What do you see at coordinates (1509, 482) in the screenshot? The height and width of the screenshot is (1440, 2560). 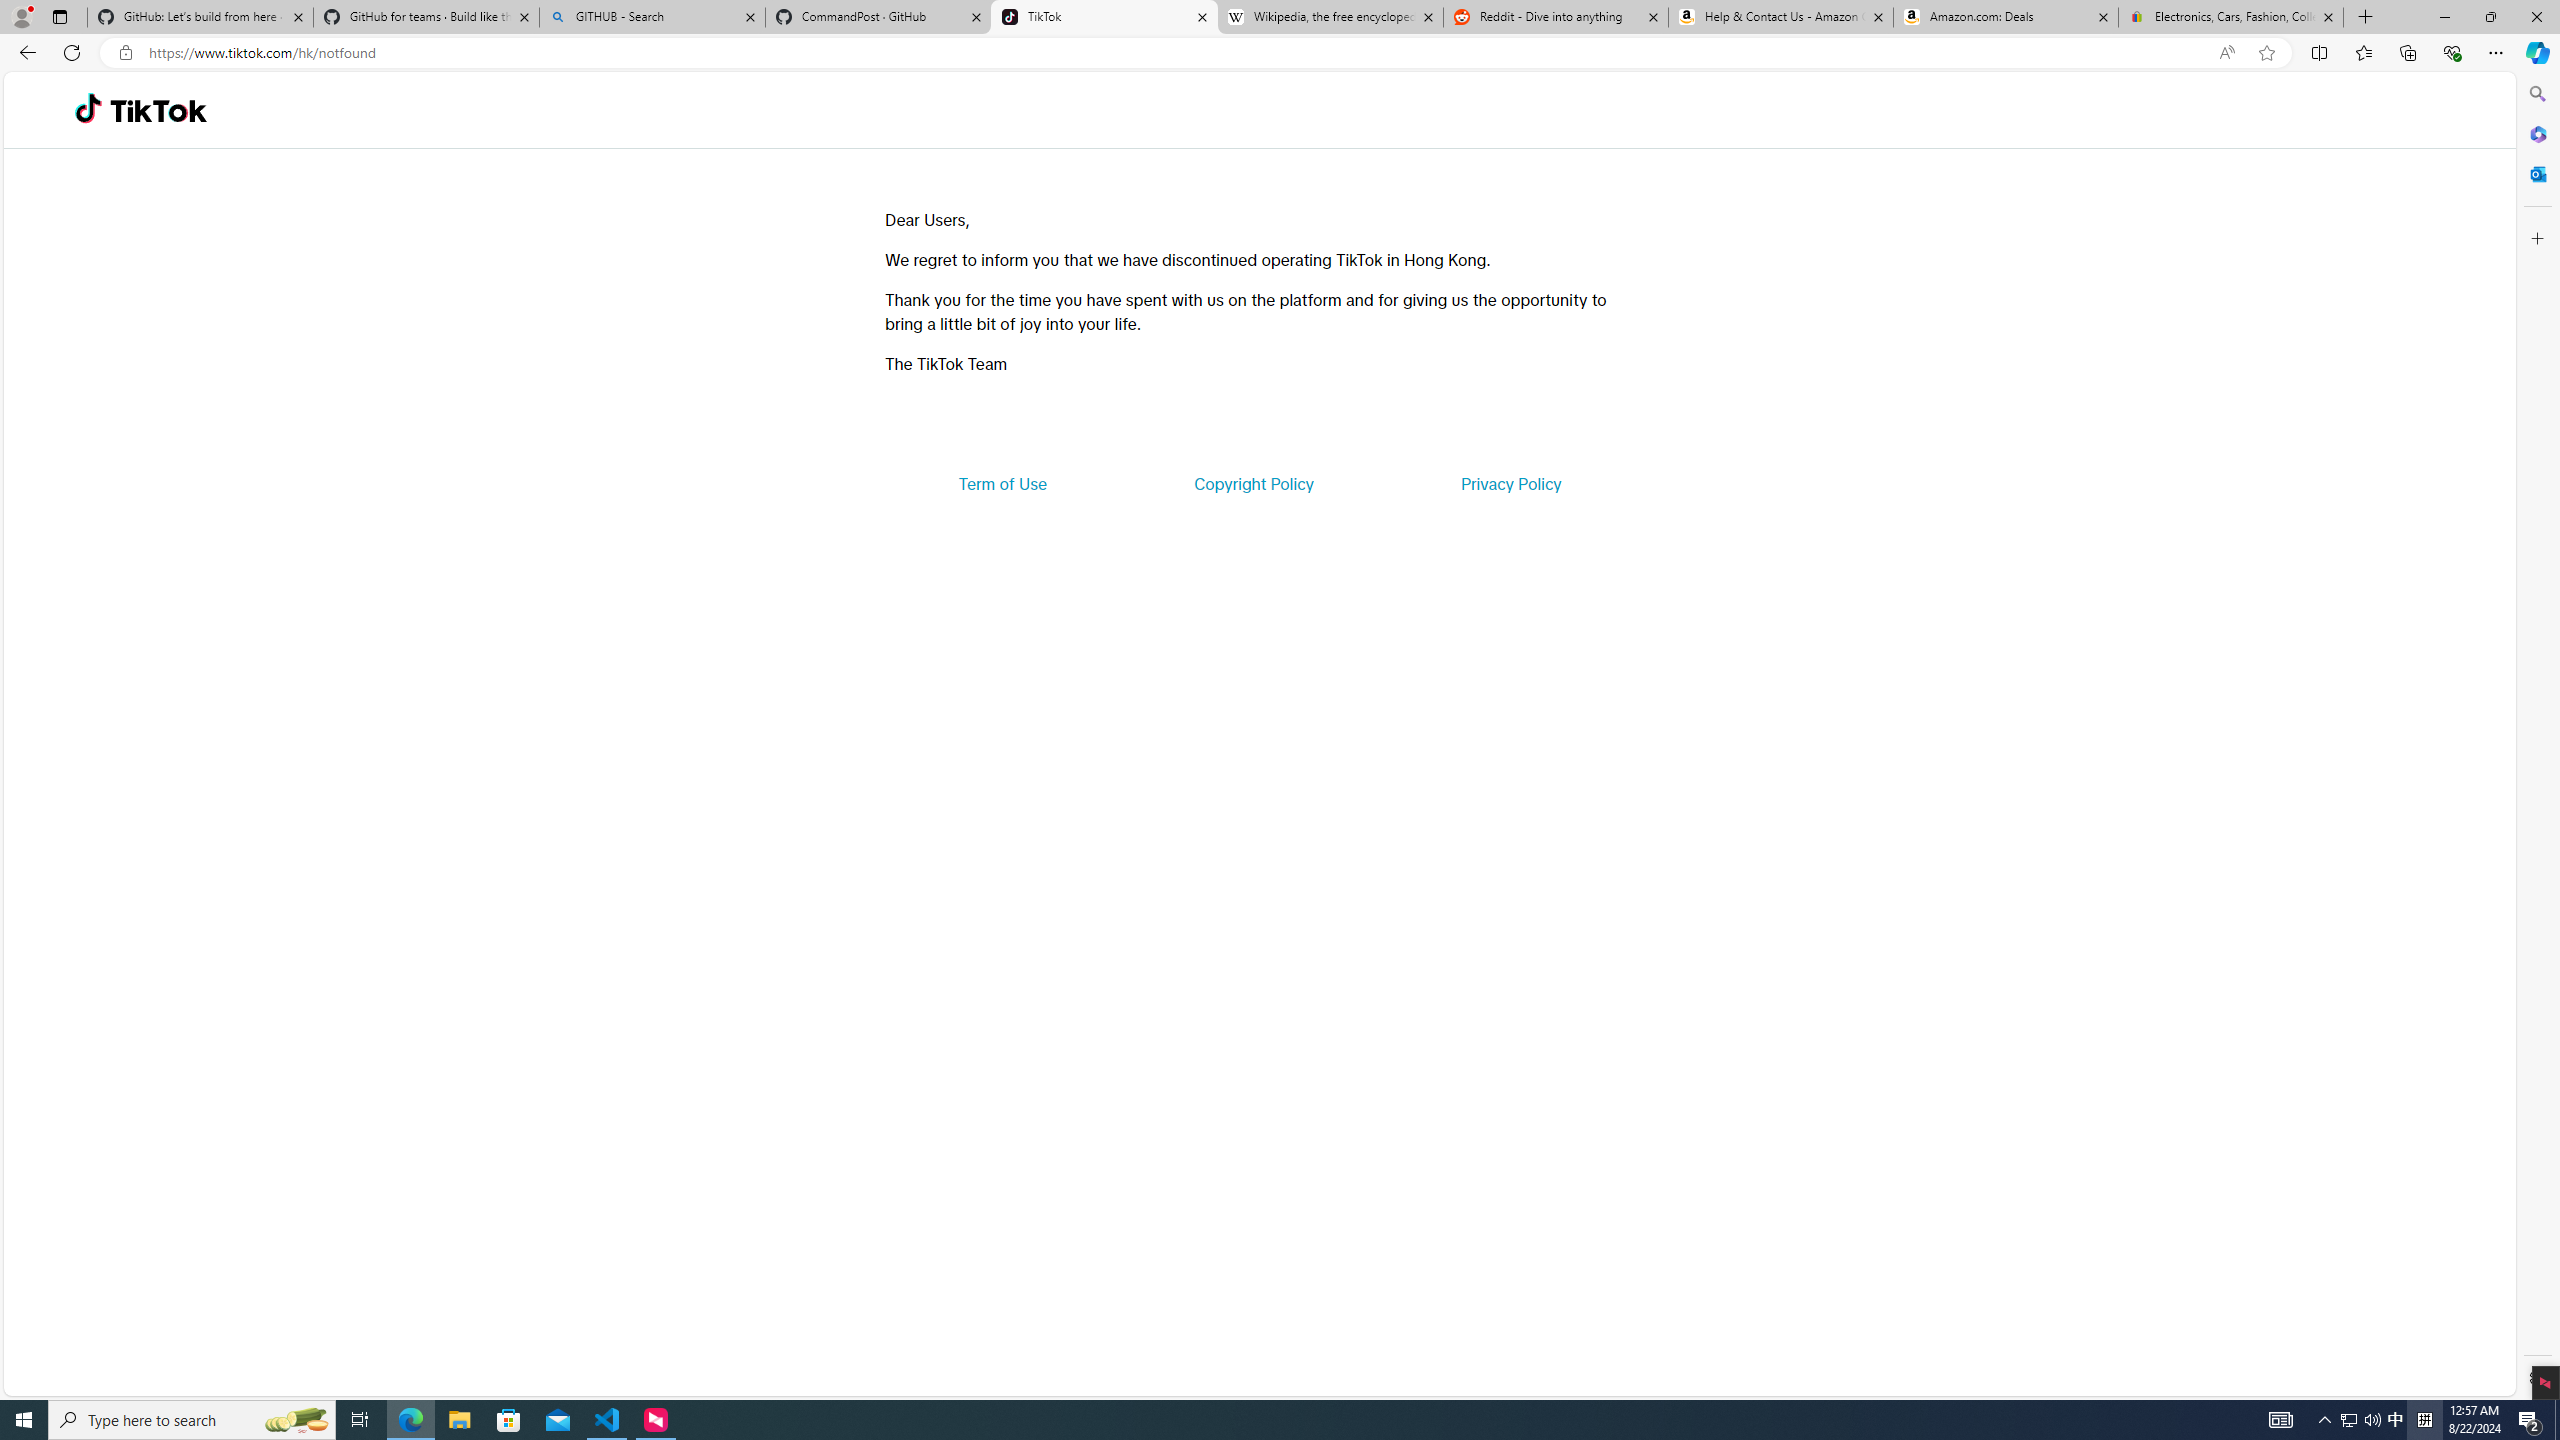 I see `'Privacy Policy'` at bounding box center [1509, 482].